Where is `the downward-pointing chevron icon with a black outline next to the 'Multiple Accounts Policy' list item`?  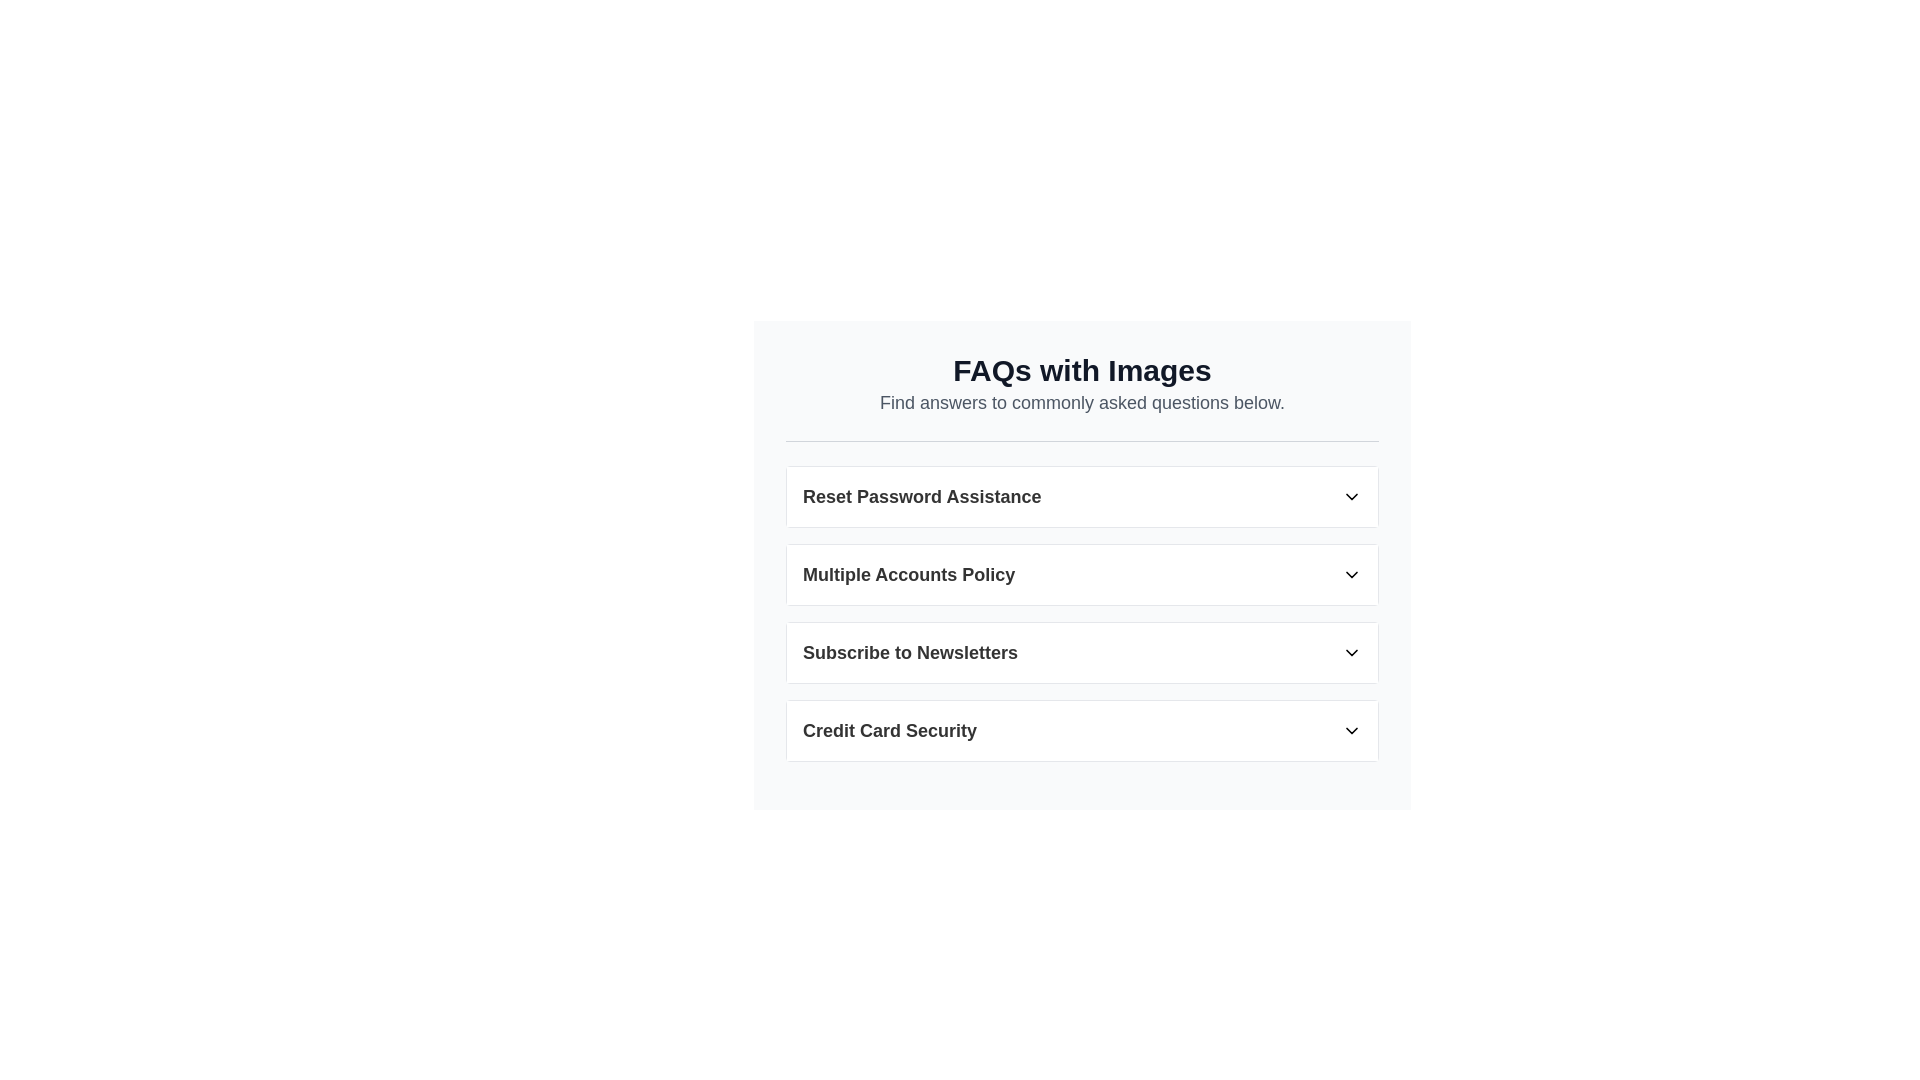 the downward-pointing chevron icon with a black outline next to the 'Multiple Accounts Policy' list item is located at coordinates (1352, 574).